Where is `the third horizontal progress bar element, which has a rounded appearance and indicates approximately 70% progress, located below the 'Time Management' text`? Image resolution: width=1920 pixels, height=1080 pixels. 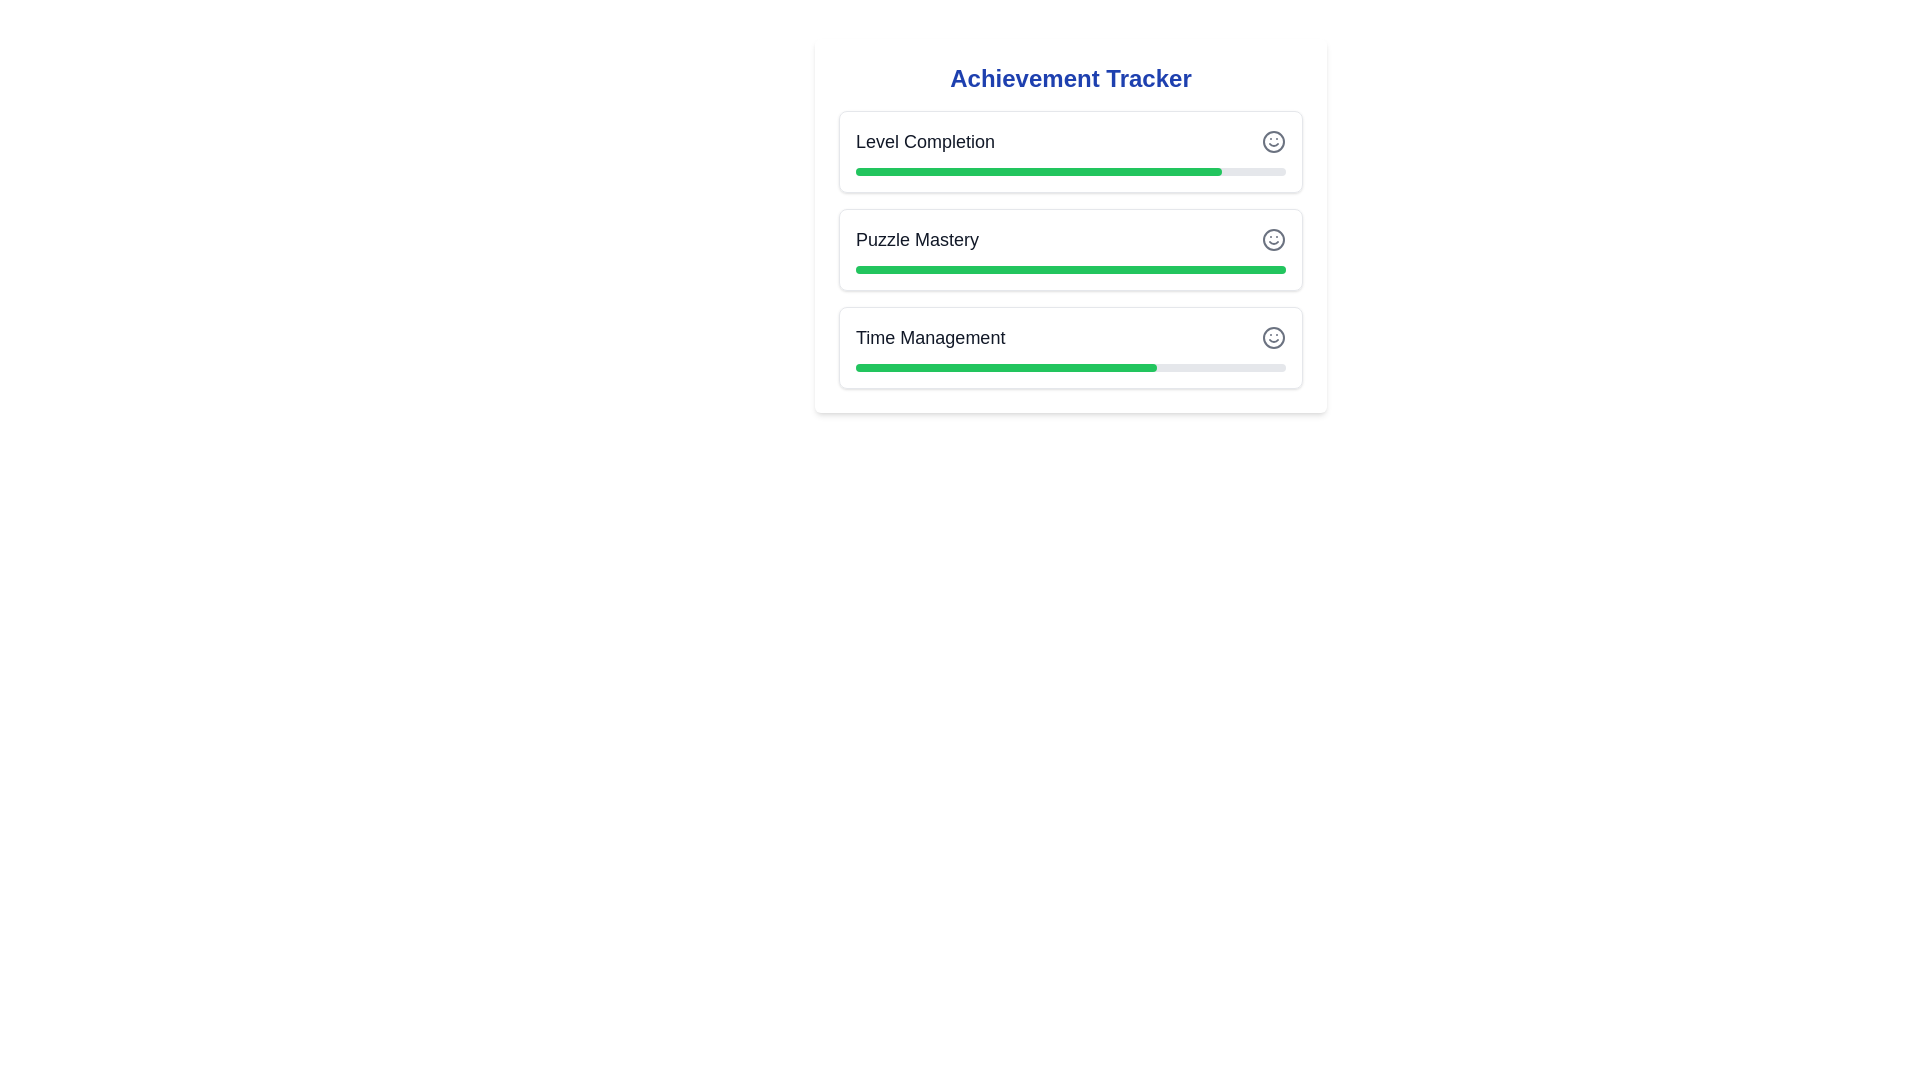 the third horizontal progress bar element, which has a rounded appearance and indicates approximately 70% progress, located below the 'Time Management' text is located at coordinates (1069, 367).